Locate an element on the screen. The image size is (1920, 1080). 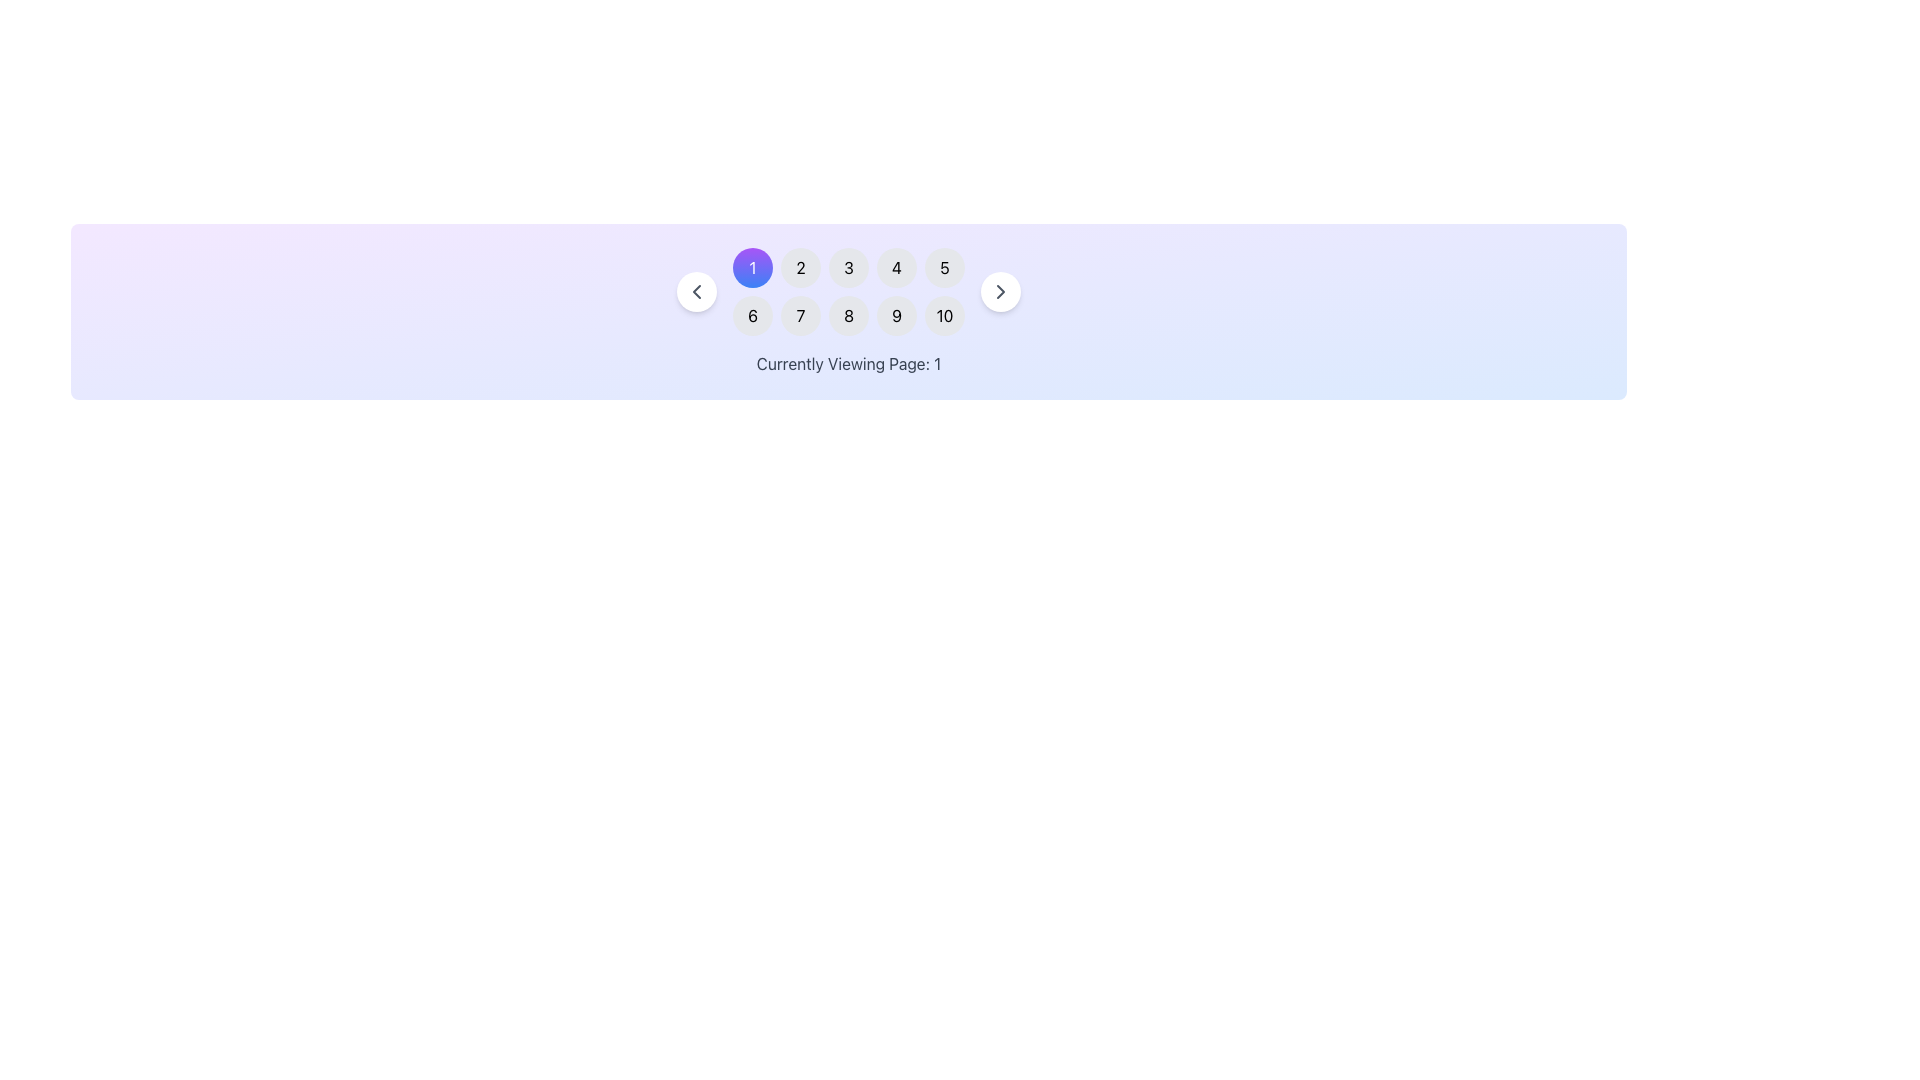
the navigation button for the tenth page located in the second row and fifth column of the grid layout is located at coordinates (944, 315).